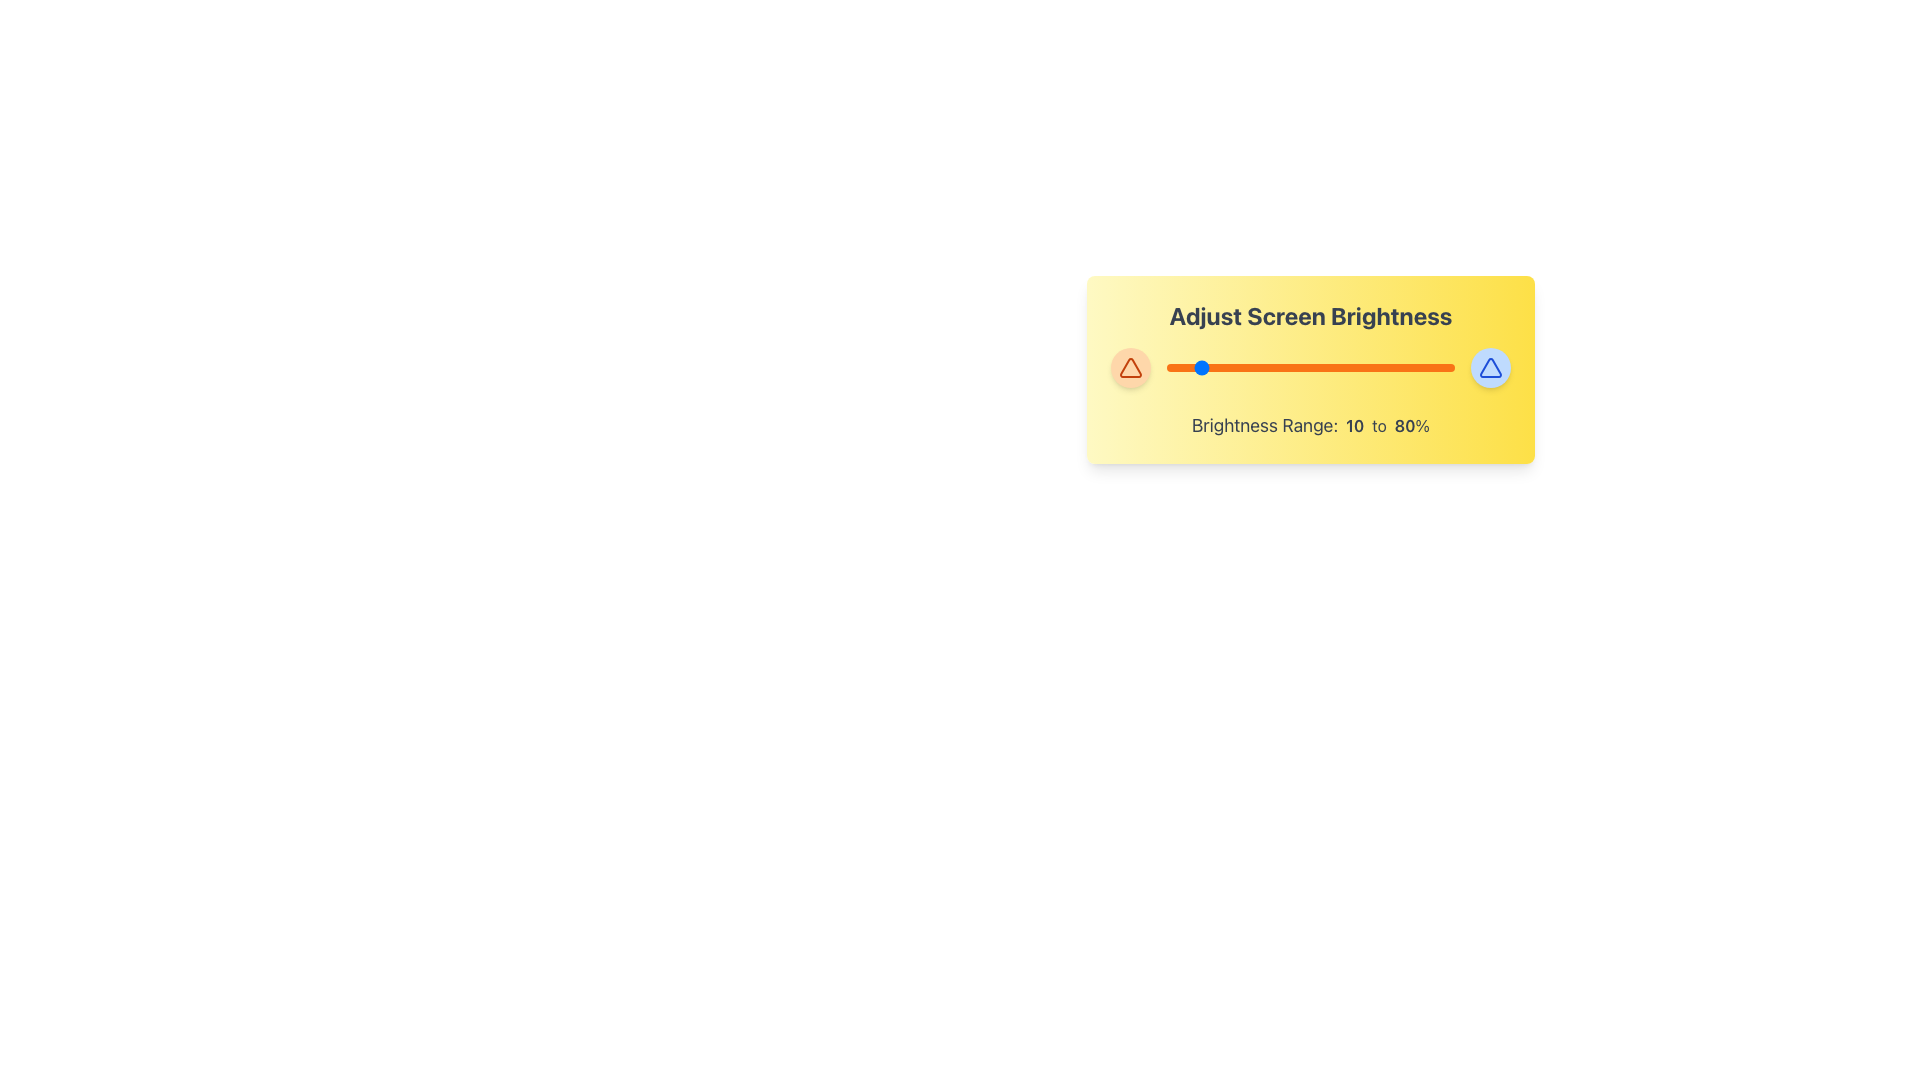 Image resolution: width=1920 pixels, height=1080 pixels. I want to click on the brightness, so click(1437, 367).